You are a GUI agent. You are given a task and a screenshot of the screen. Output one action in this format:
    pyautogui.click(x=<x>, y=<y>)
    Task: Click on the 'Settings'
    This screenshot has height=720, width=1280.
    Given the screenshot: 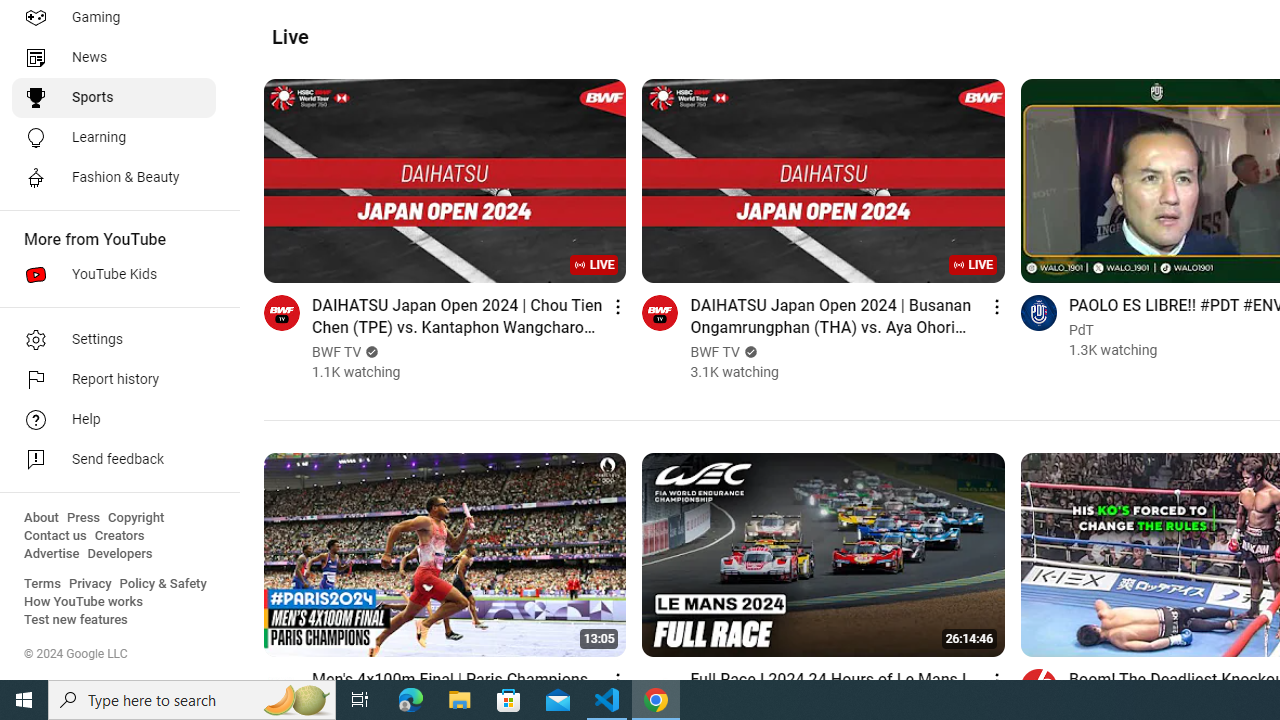 What is the action you would take?
    pyautogui.click(x=112, y=338)
    